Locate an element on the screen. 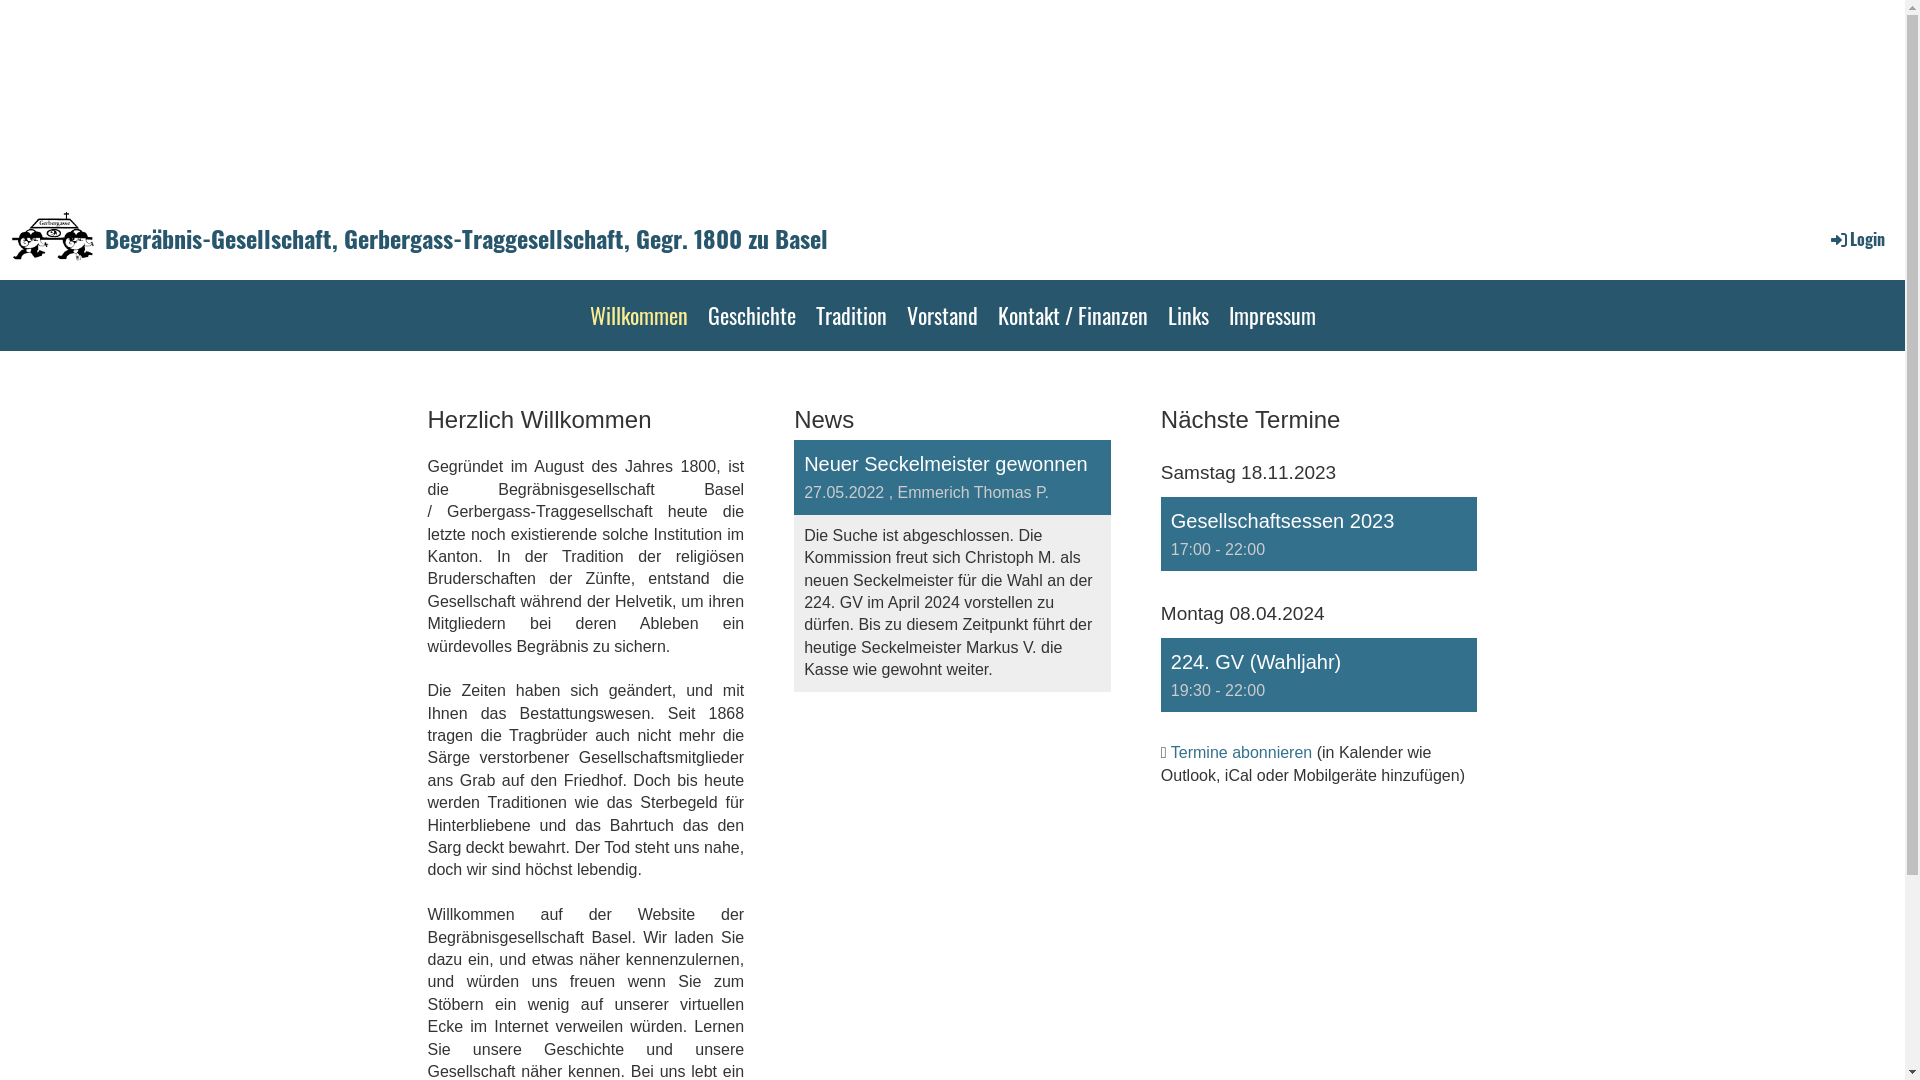  'Willkommen' is located at coordinates (637, 315).